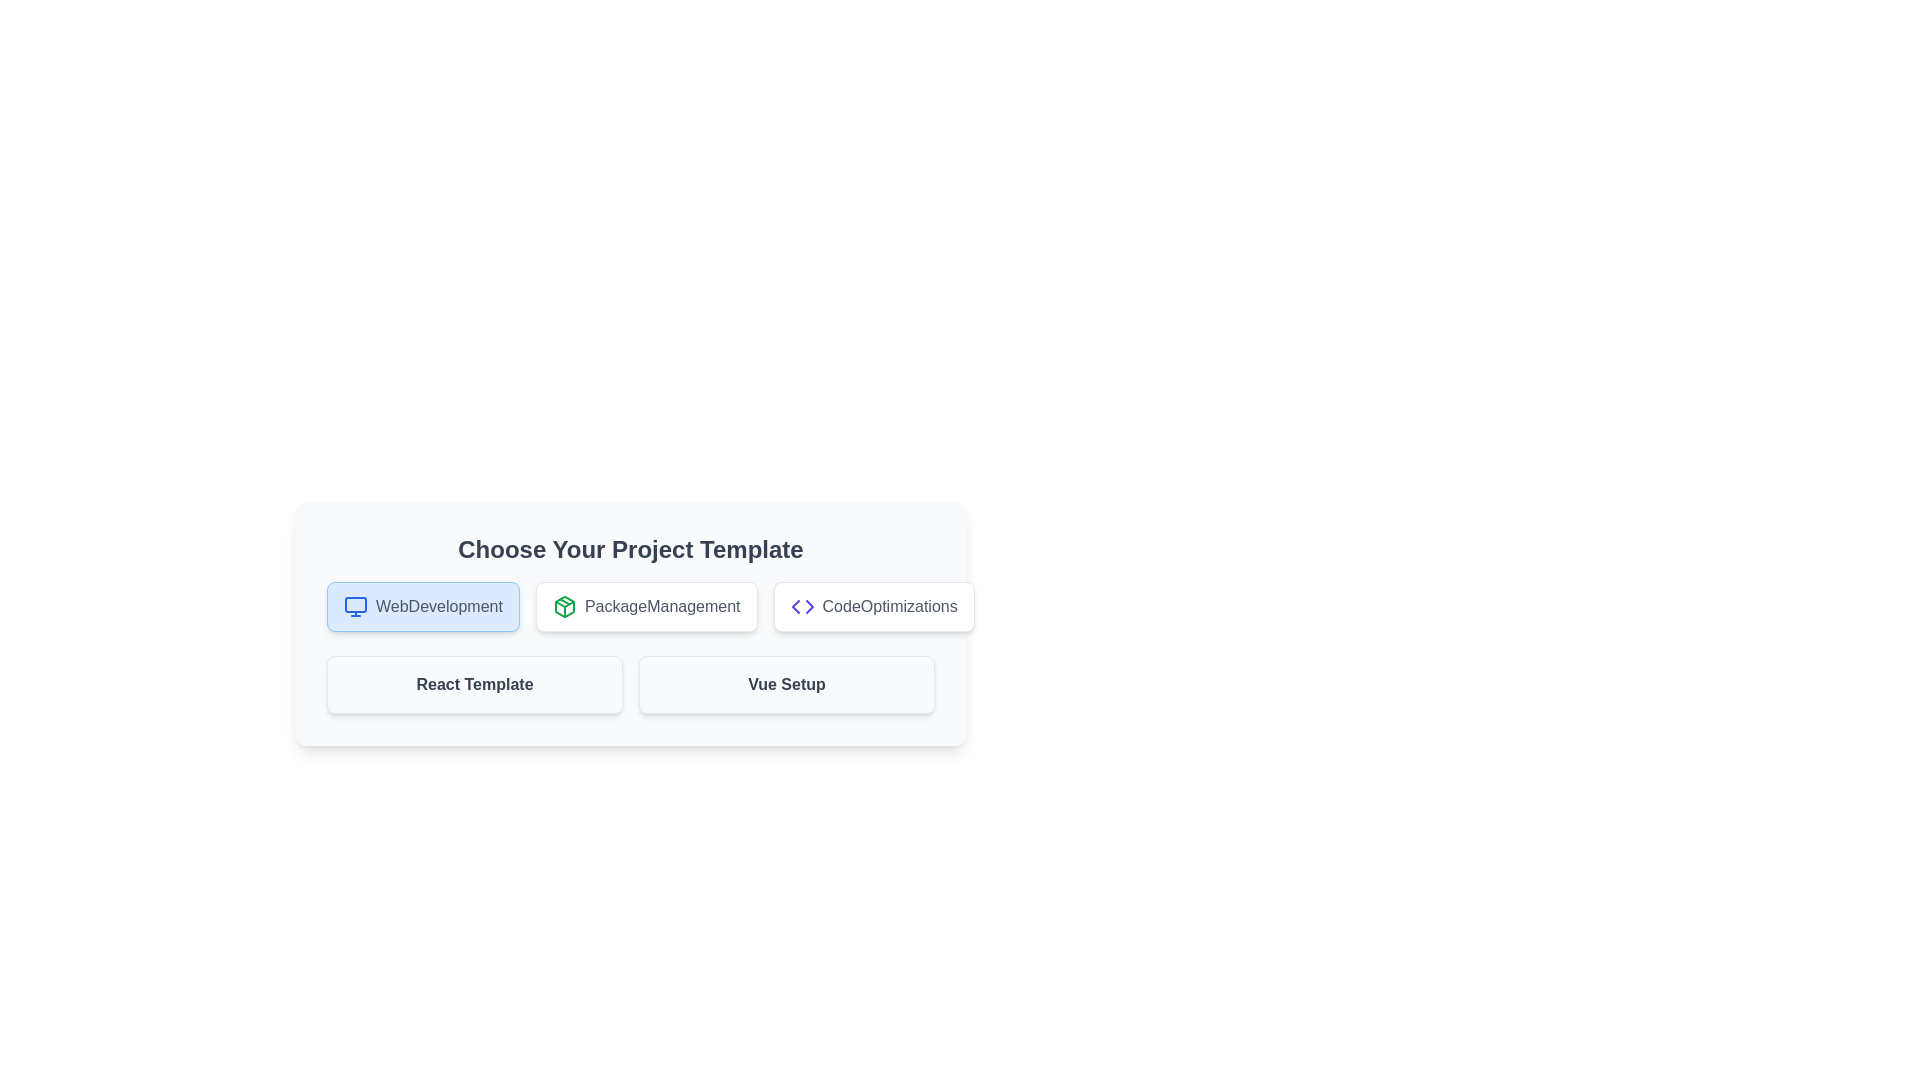  I want to click on the 'PackageManagement' label, which is the second option in a horizontally aligned list of selectable options, so click(662, 605).